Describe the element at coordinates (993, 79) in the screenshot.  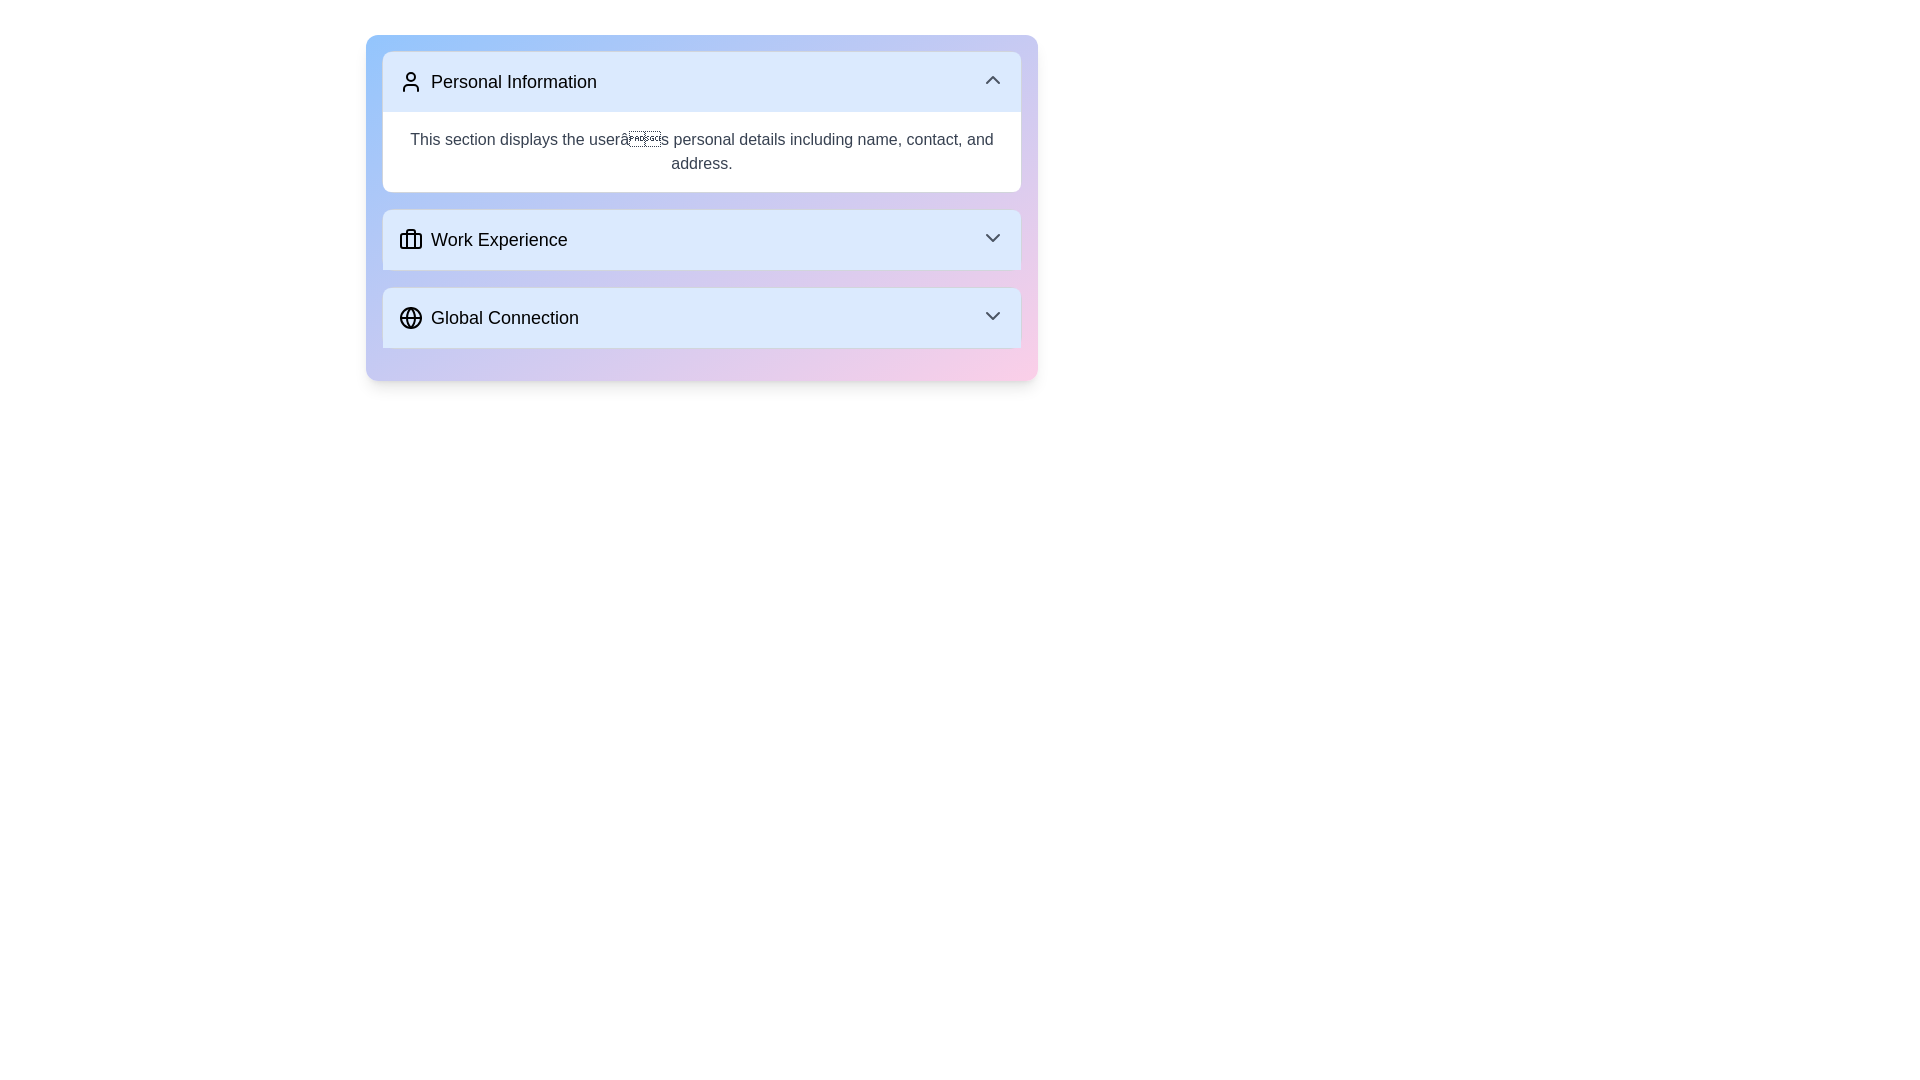
I see `the chevron-up icon located at the far right of the 'Personal Information' header` at that location.